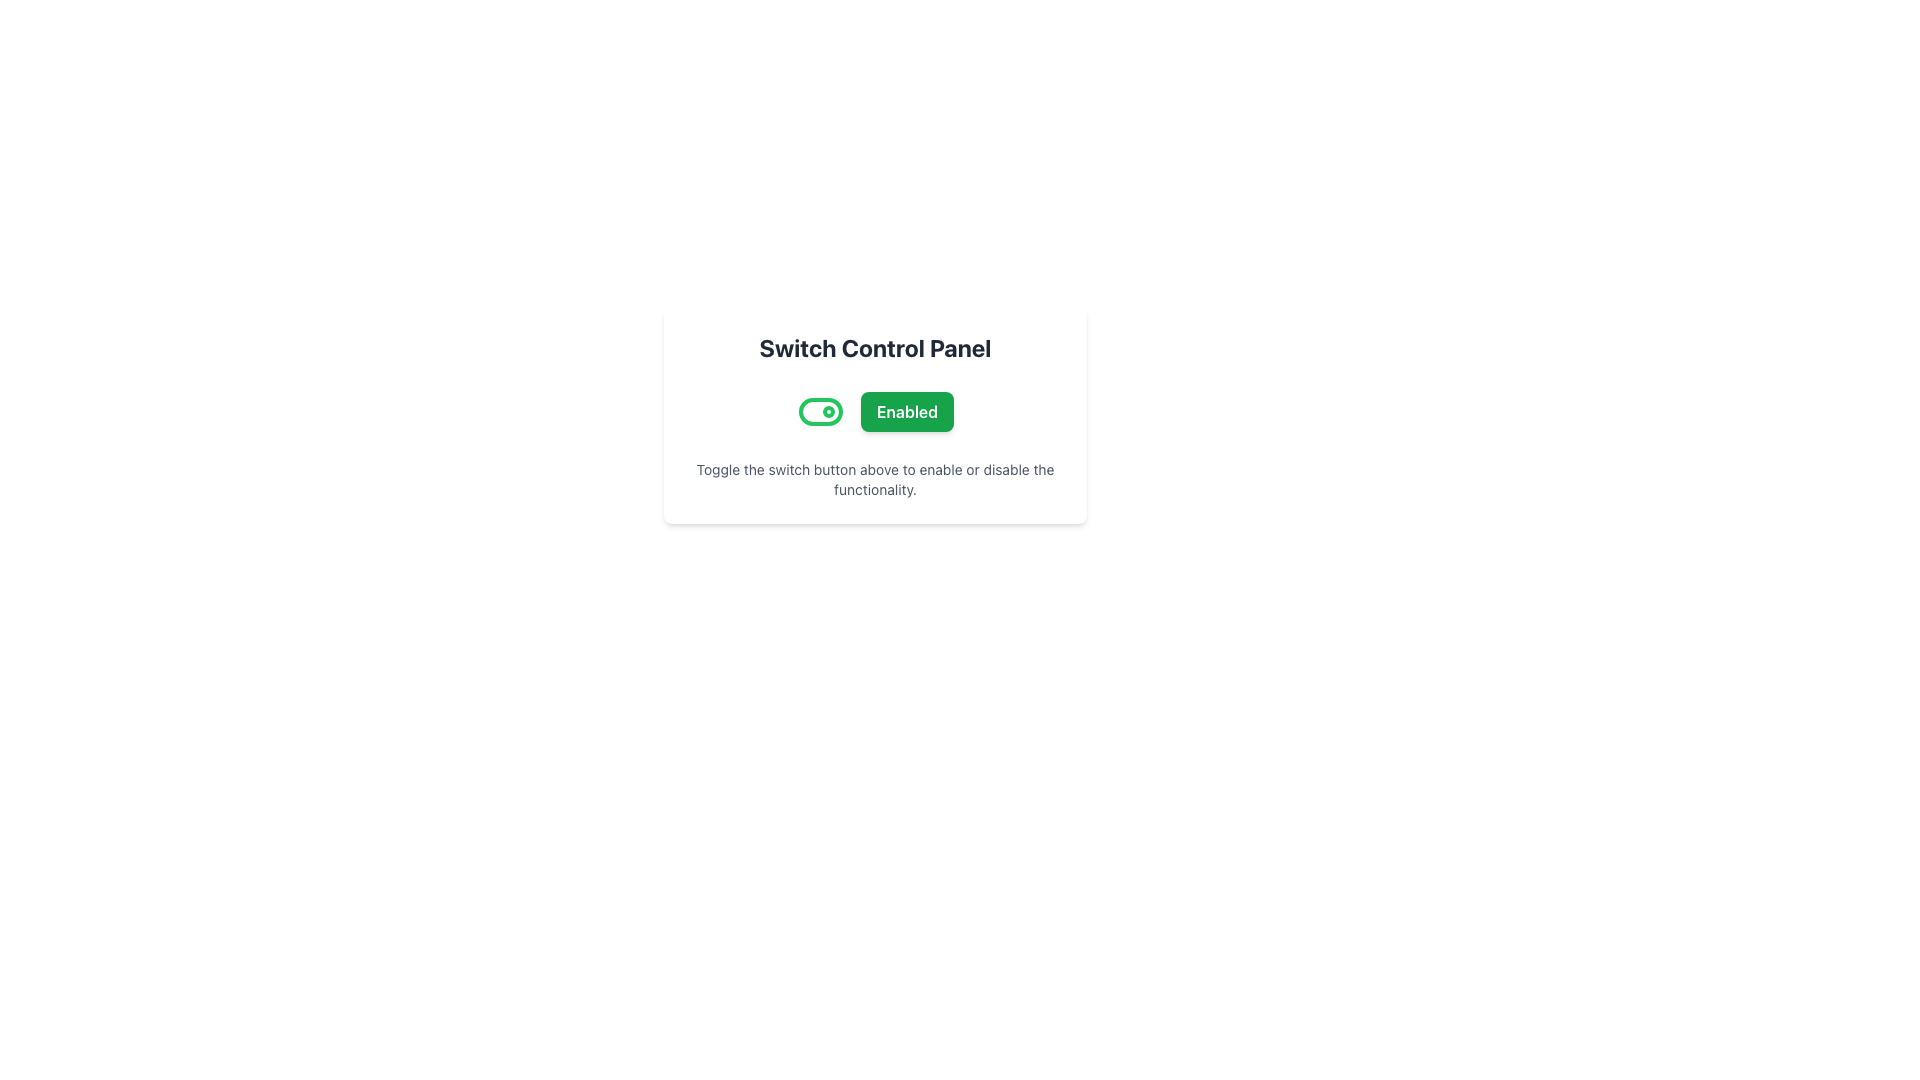 Image resolution: width=1920 pixels, height=1080 pixels. What do you see at coordinates (820, 411) in the screenshot?
I see `the toggle switch with a green outline and white background, which is the leftmost component in a horizontal arrangement, indicating an active state` at bounding box center [820, 411].